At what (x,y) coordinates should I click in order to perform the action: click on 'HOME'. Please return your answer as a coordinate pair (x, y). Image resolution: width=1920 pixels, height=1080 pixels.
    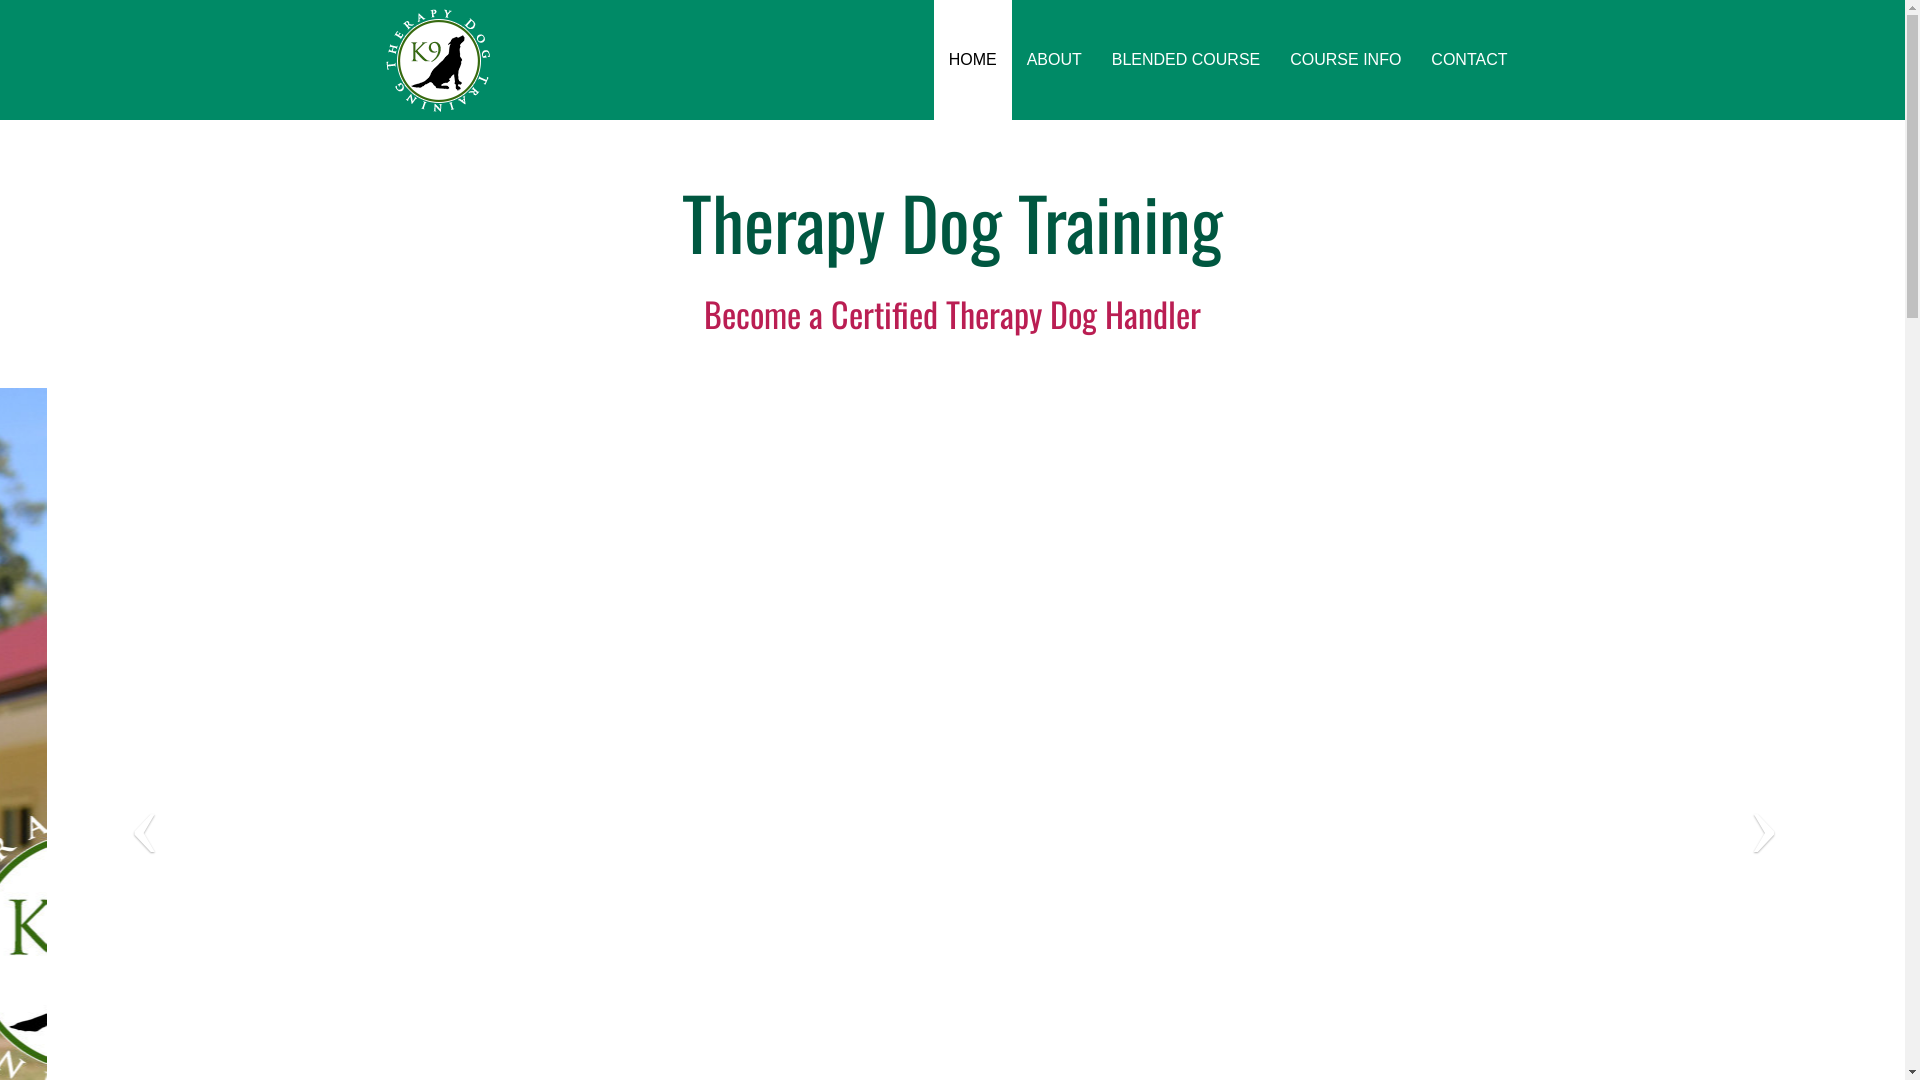
    Looking at the image, I should click on (973, 59).